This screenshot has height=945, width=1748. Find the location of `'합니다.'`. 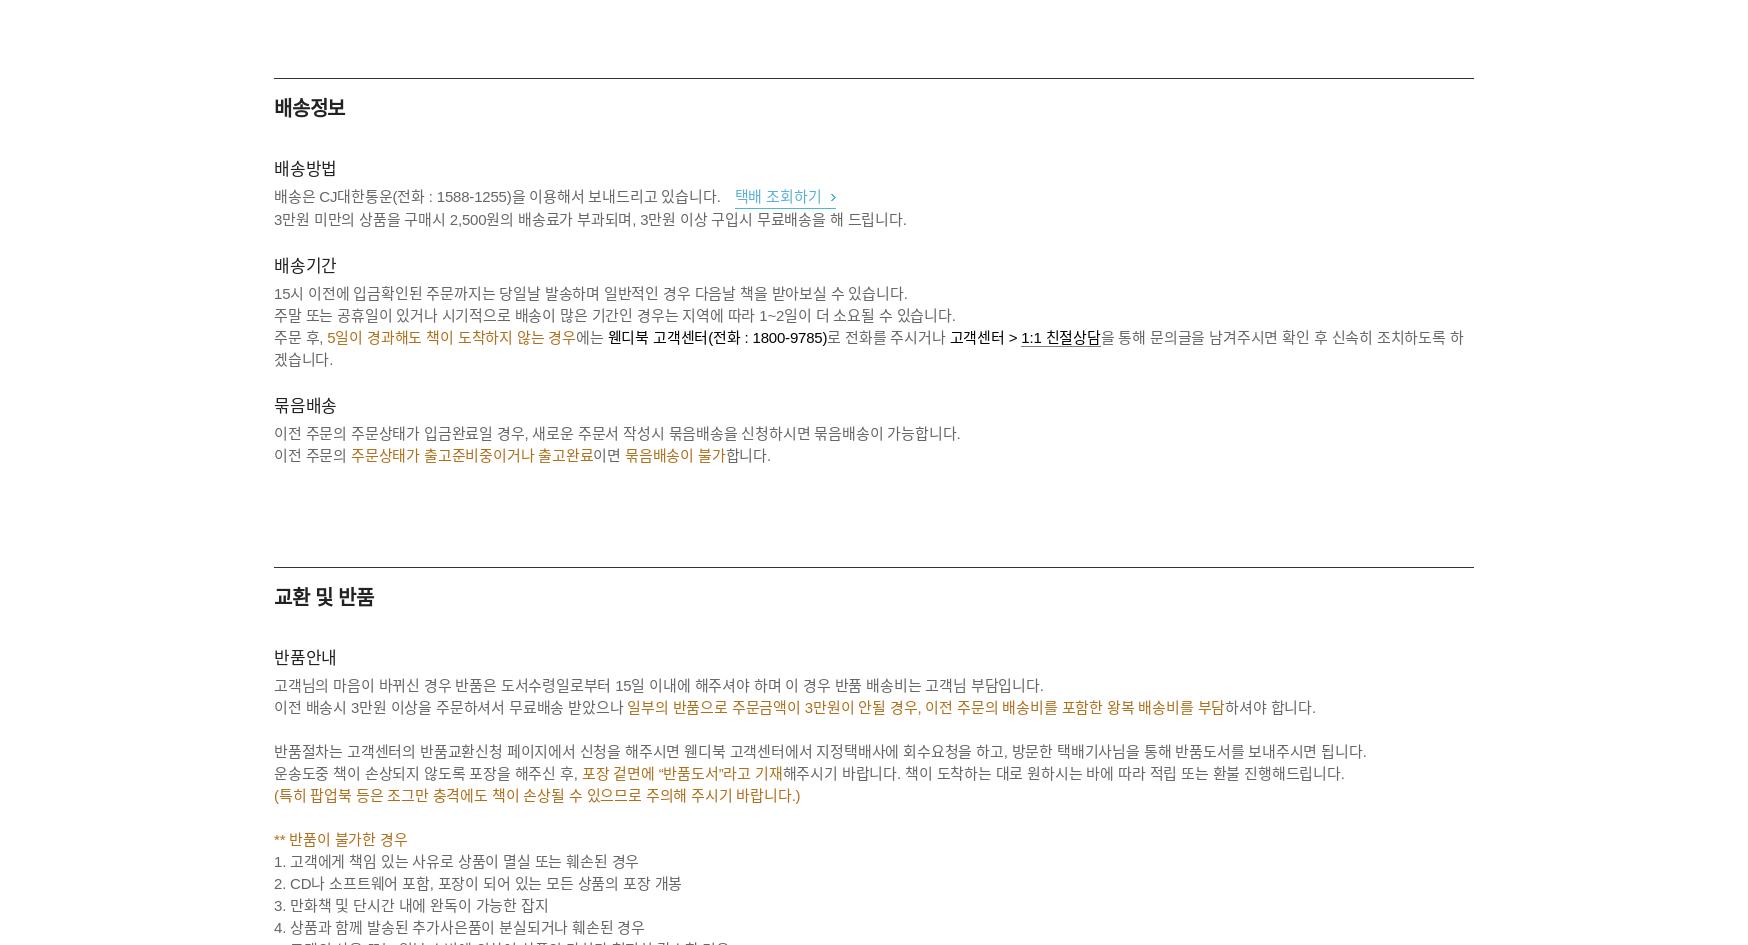

'합니다.' is located at coordinates (746, 455).